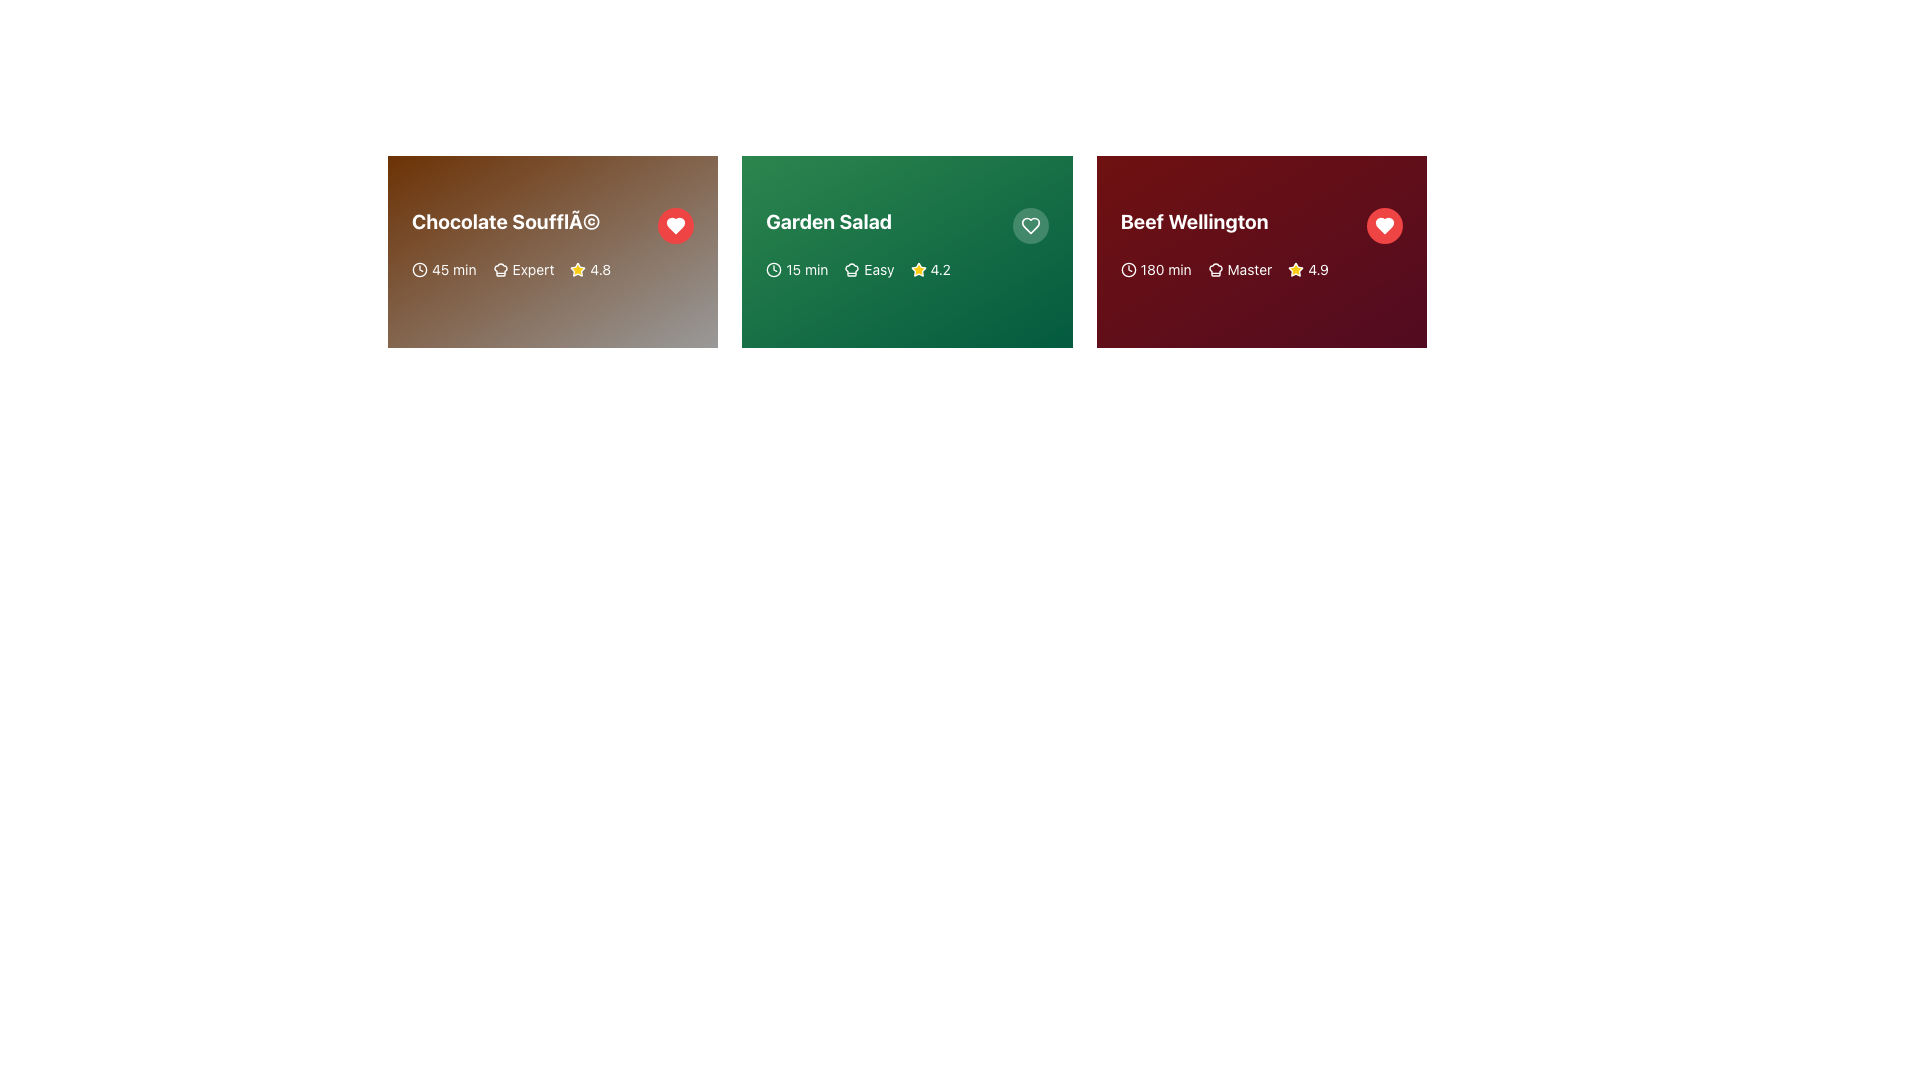 Image resolution: width=1920 pixels, height=1080 pixels. Describe the element at coordinates (419, 270) in the screenshot. I see `the time icon that represents the estimated preparation time for the recipe, located to the left of '45 min' in the grouped layout below 'Chocolate Soufflé'` at that location.